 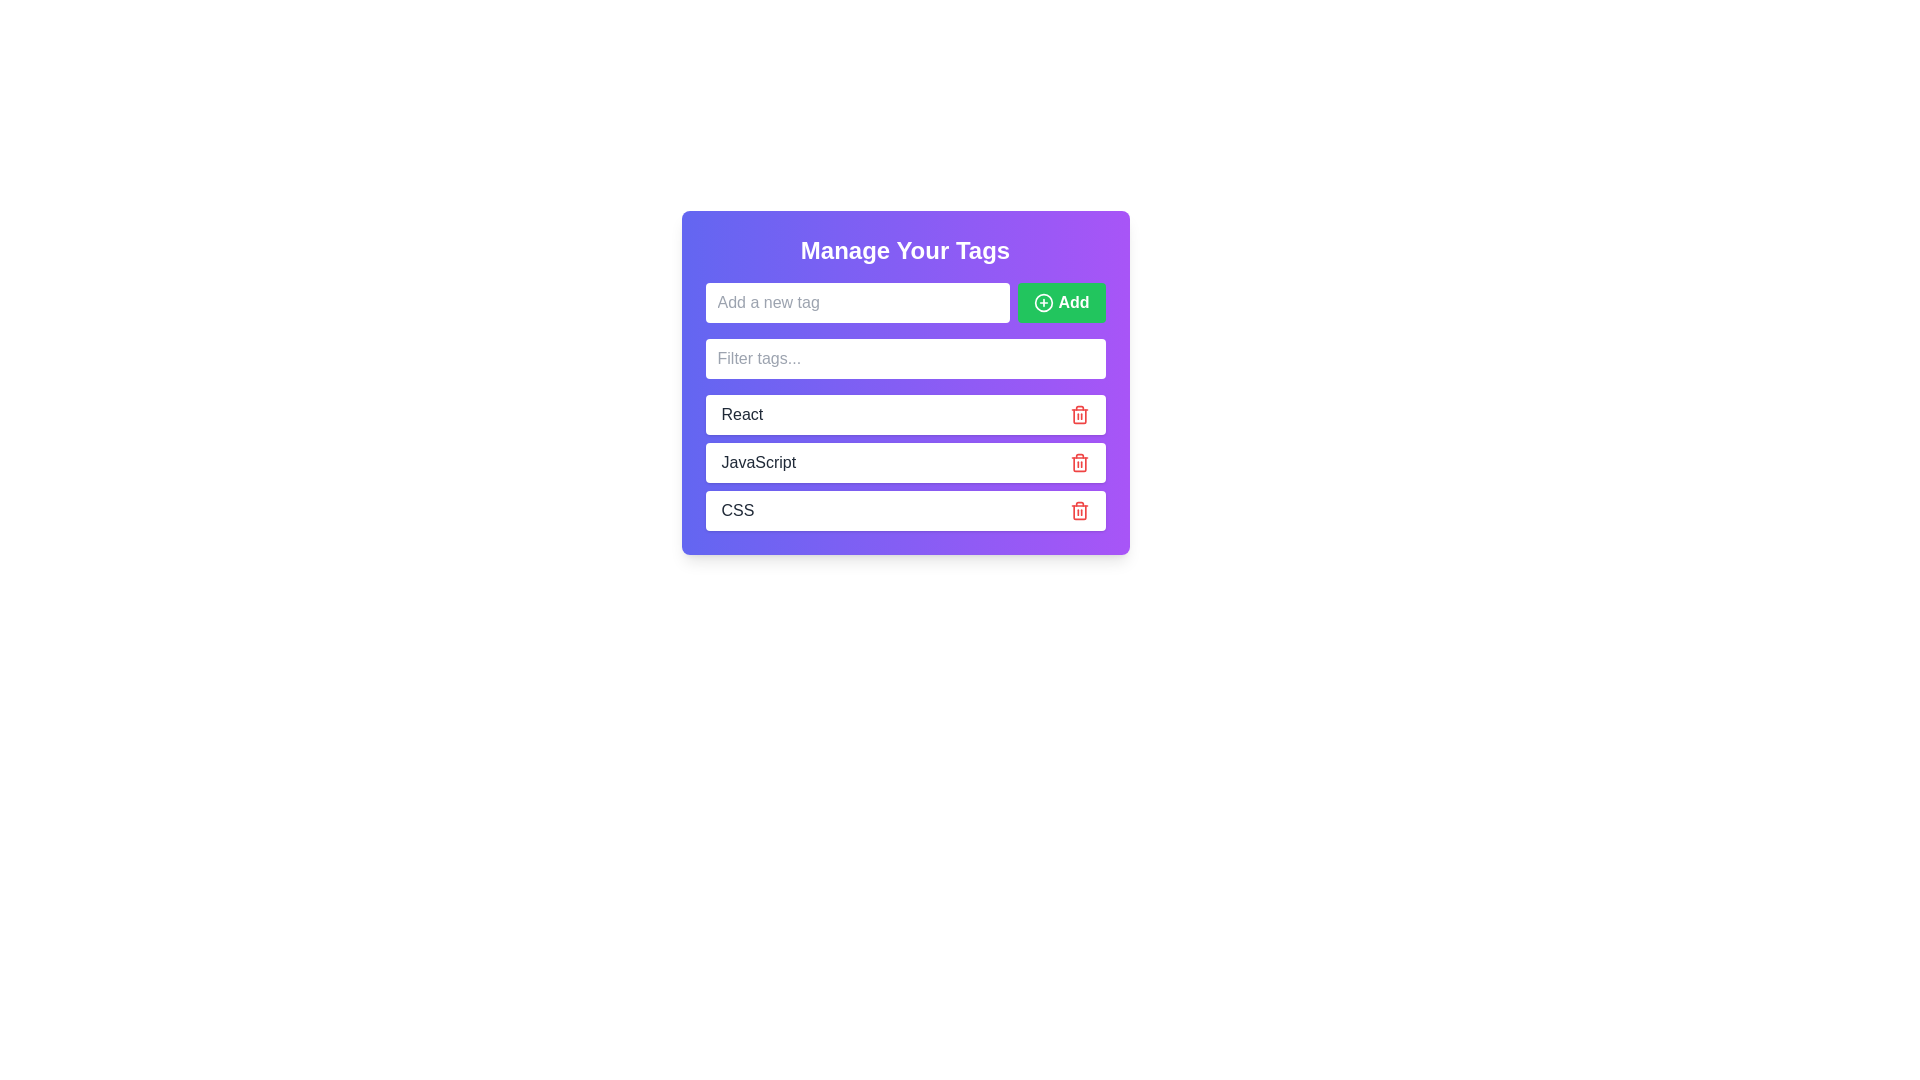 What do you see at coordinates (757, 462) in the screenshot?
I see `the static text label displaying 'JavaScript' in the tag management interface, located in the middle of the tag list between 'React' and 'CSS.'` at bounding box center [757, 462].